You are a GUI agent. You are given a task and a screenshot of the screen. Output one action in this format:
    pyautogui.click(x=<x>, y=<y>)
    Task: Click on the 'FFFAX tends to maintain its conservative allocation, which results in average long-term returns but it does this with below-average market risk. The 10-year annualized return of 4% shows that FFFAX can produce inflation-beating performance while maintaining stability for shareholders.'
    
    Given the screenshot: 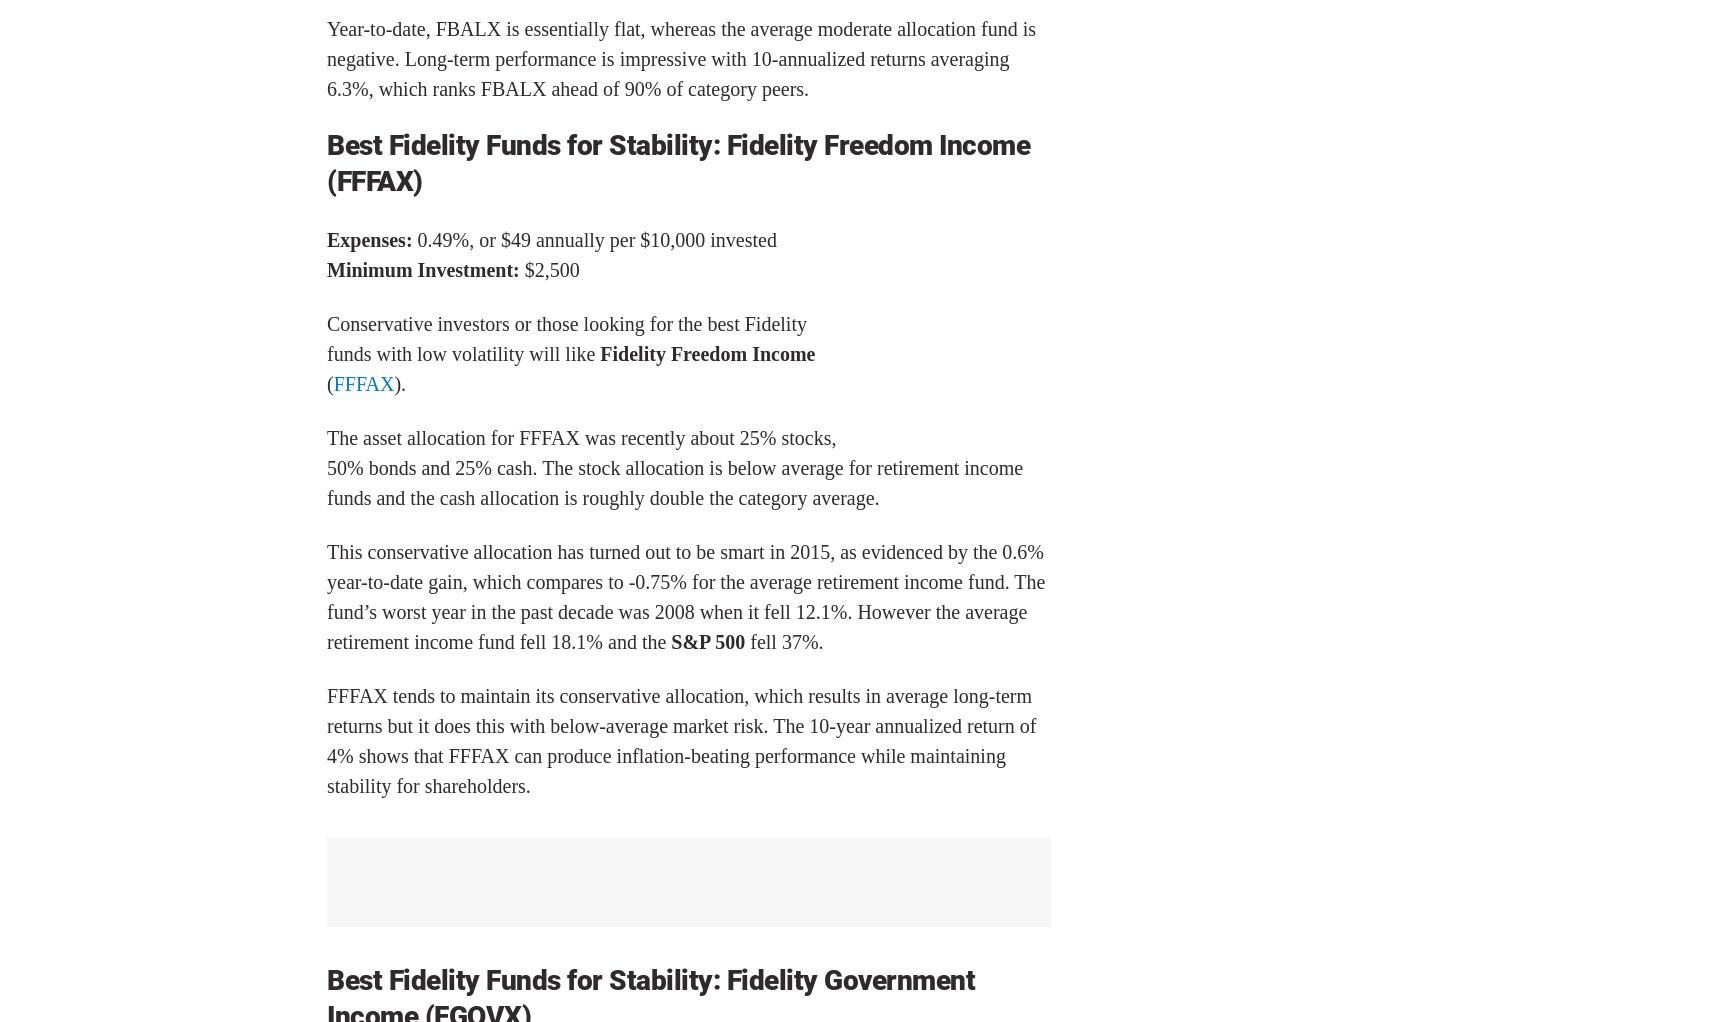 What is the action you would take?
    pyautogui.click(x=326, y=739)
    